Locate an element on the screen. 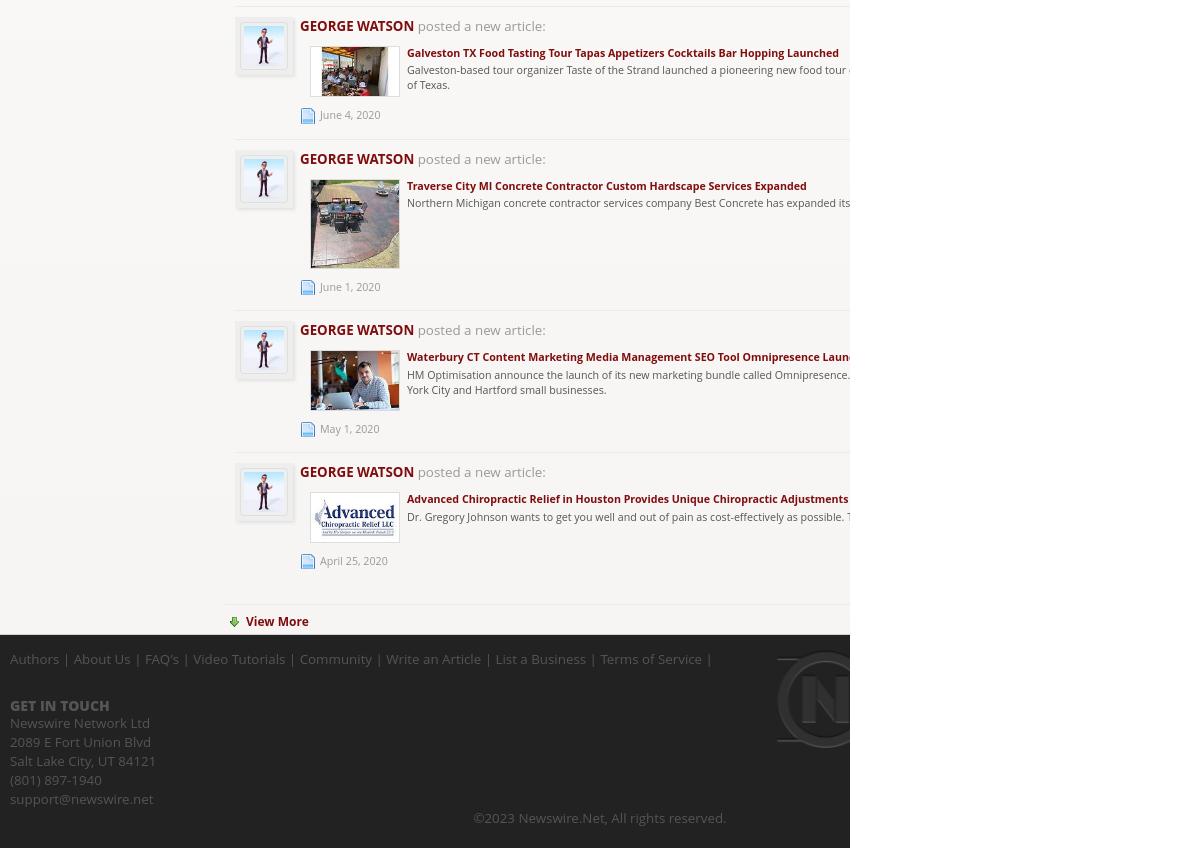 The height and width of the screenshot is (849, 1200). 'Community' is located at coordinates (298, 658).